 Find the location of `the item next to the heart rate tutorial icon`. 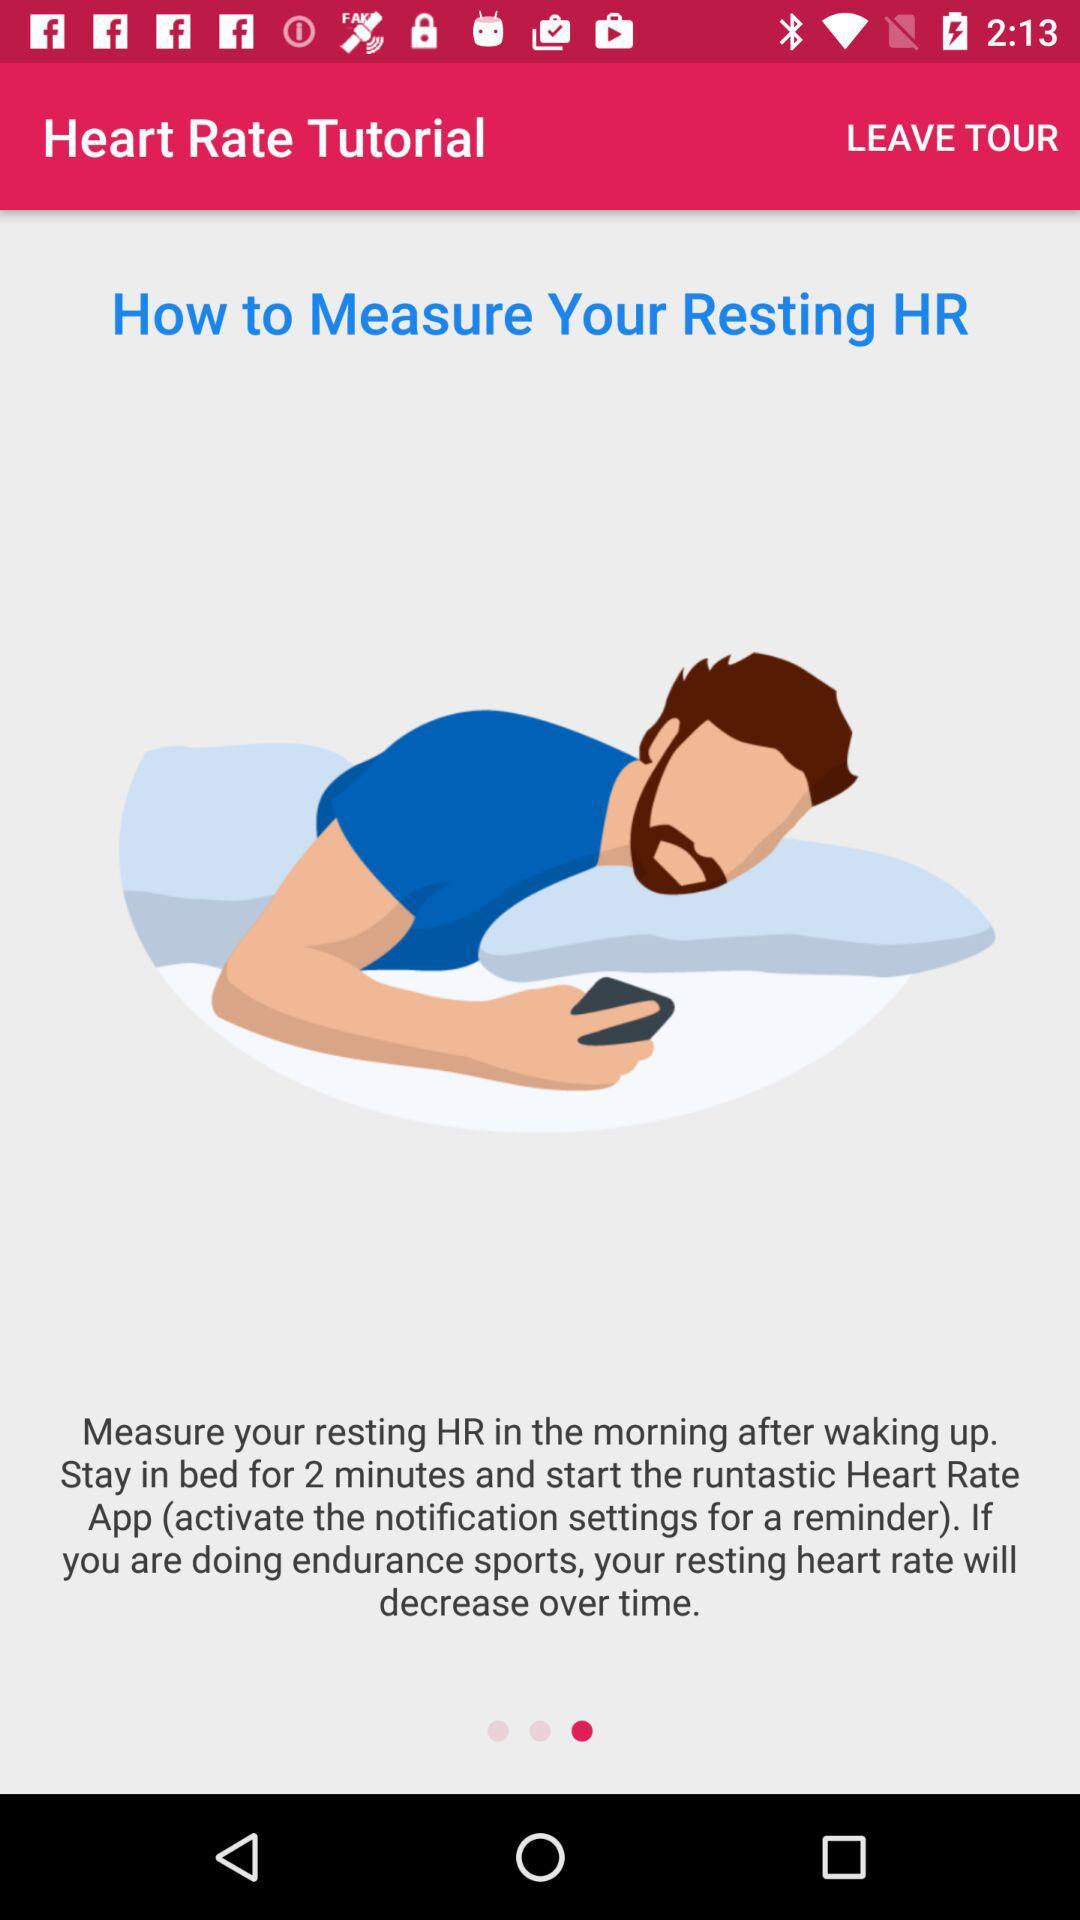

the item next to the heart rate tutorial icon is located at coordinates (951, 135).